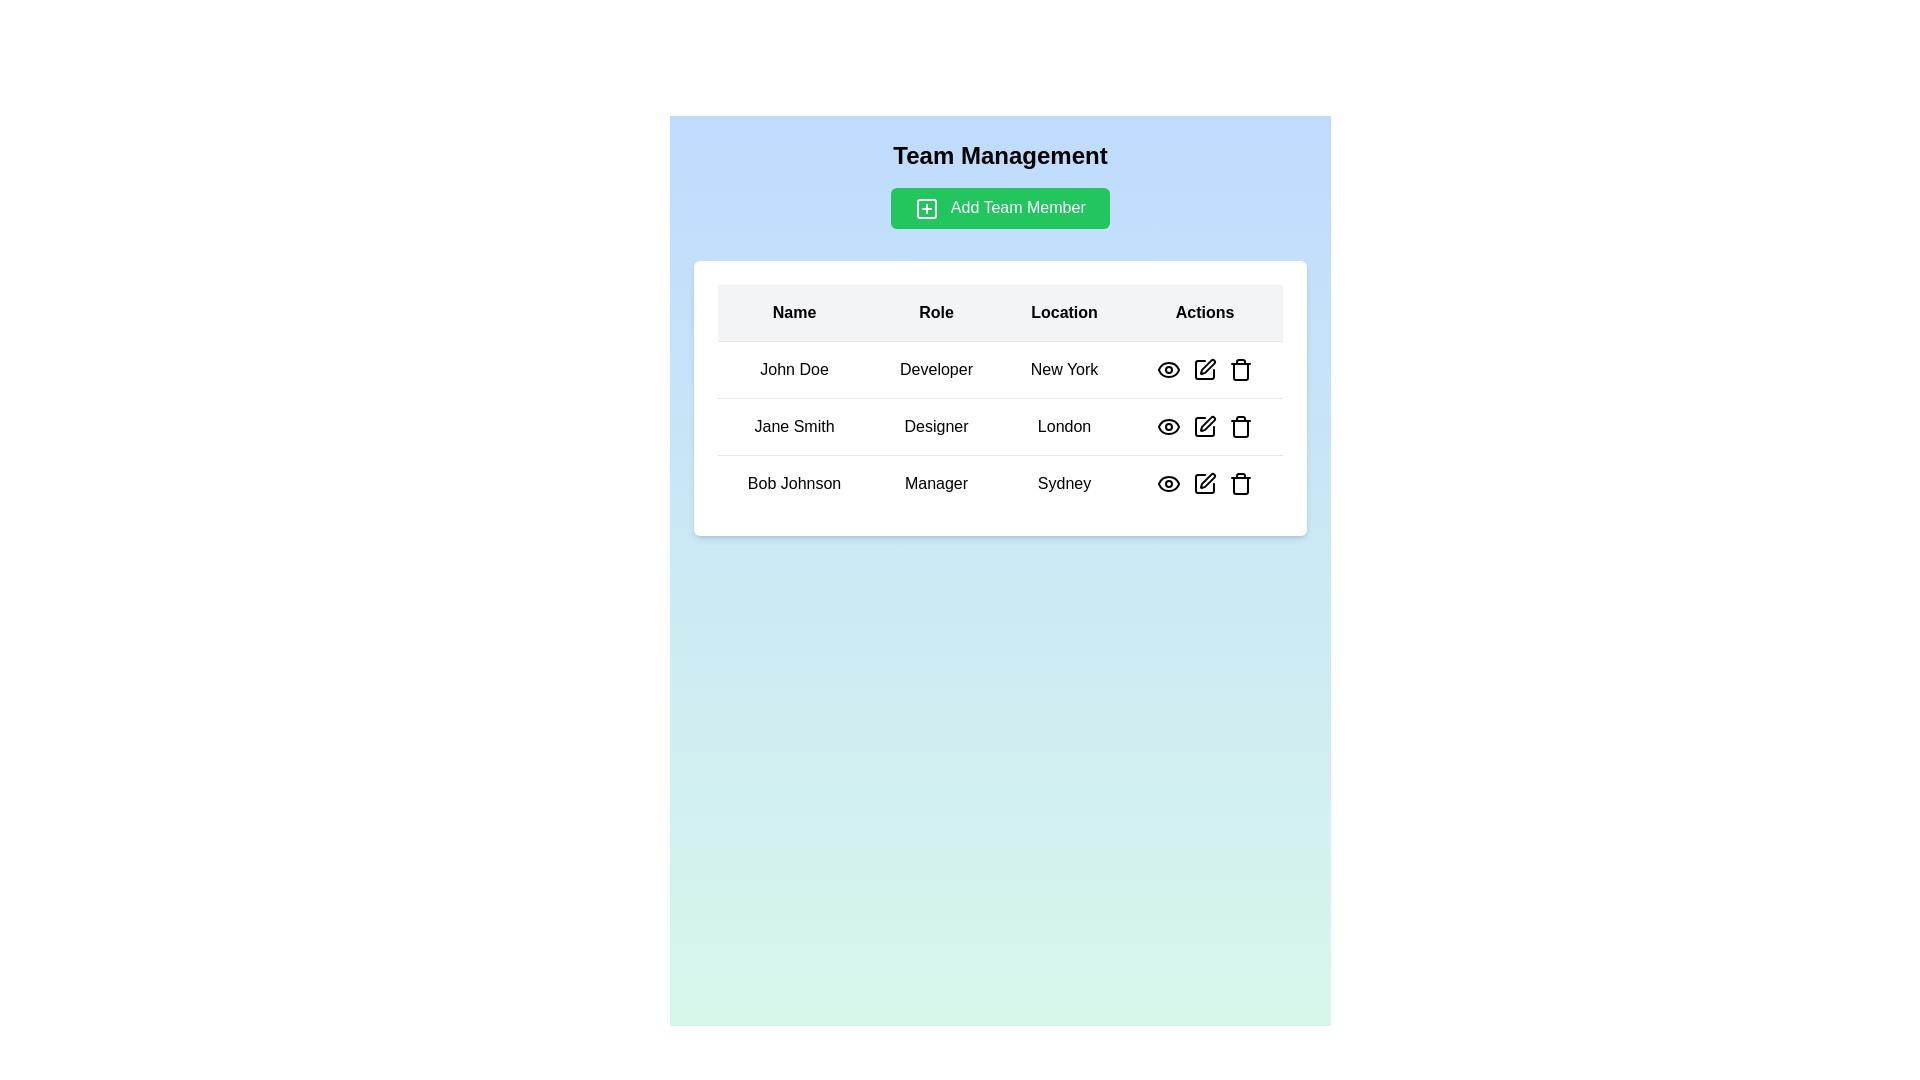  I want to click on label of the 'Name' column header cell in the table, which is the first header in the table row, so click(793, 312).